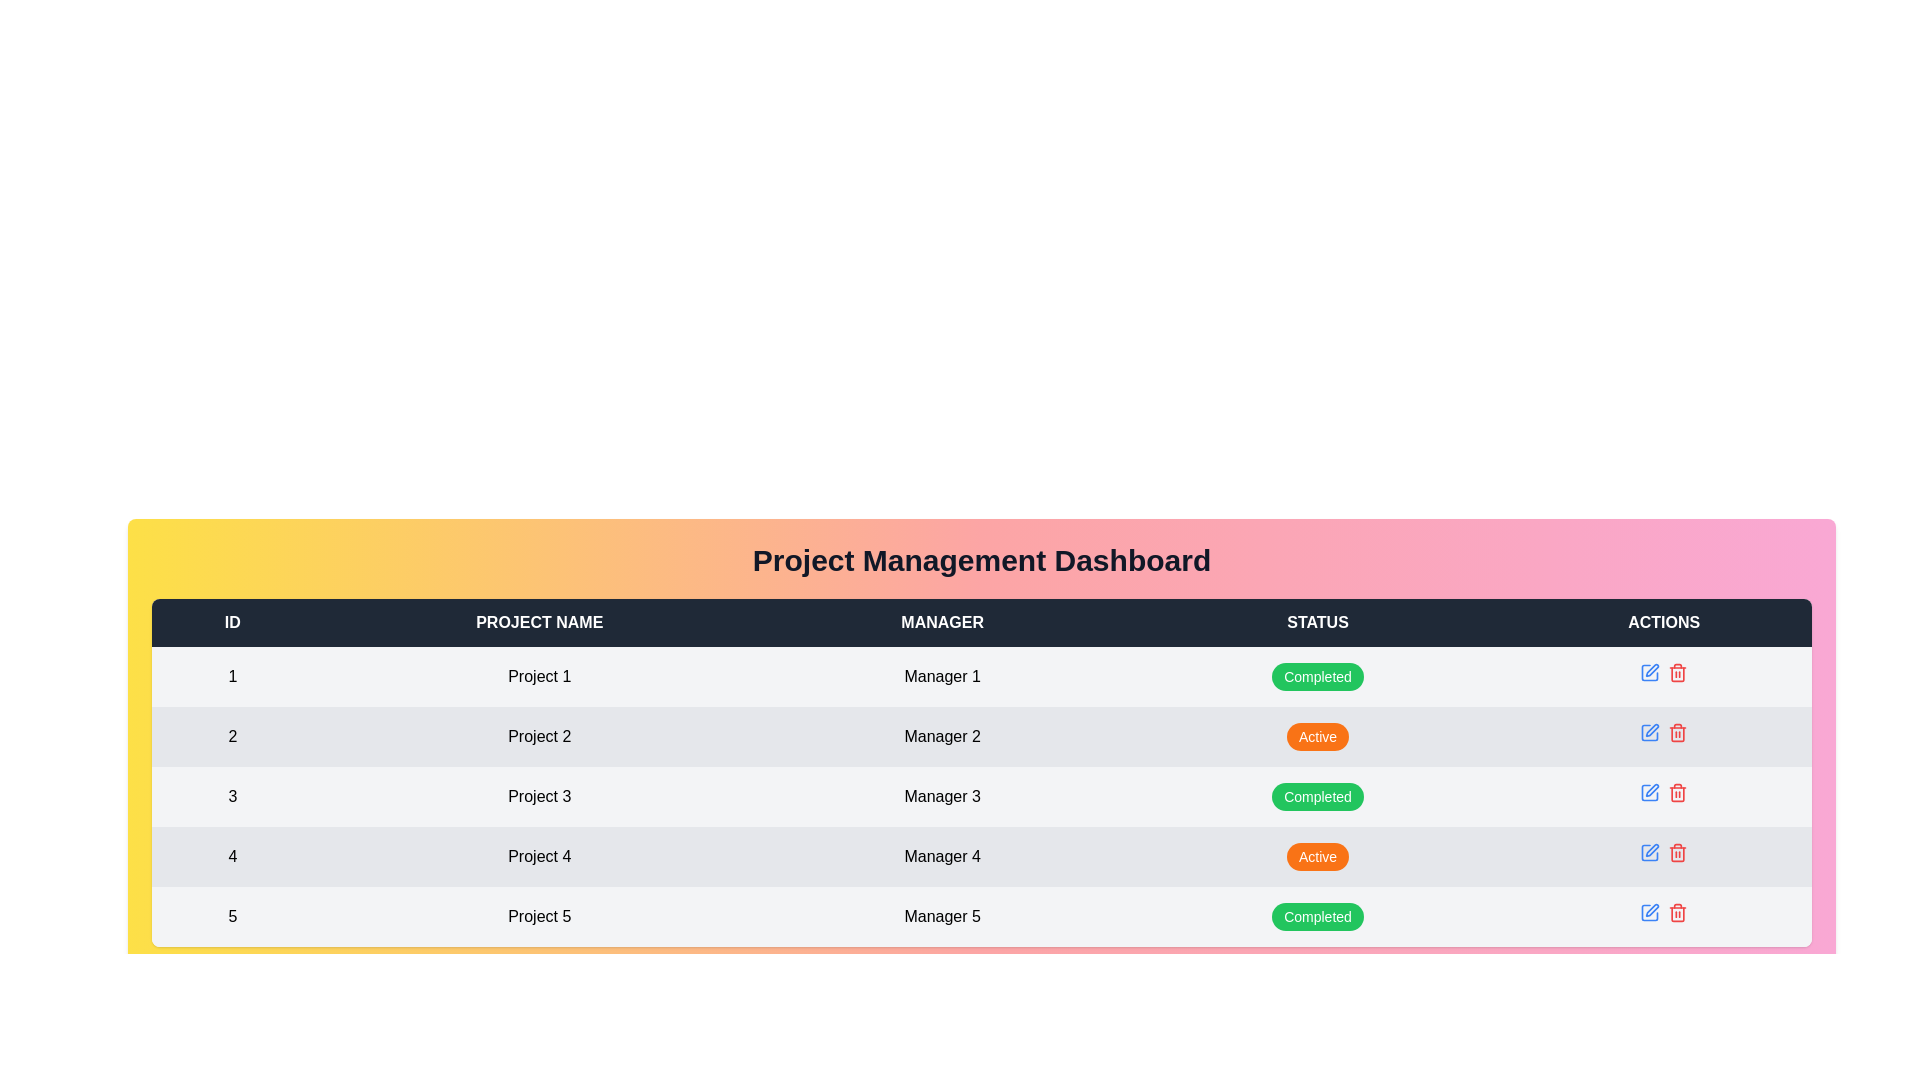  I want to click on the status of the active item indicated by the Status Label located in the 'STATUS' column of the second row, next to 'Manager 2', so click(1318, 736).